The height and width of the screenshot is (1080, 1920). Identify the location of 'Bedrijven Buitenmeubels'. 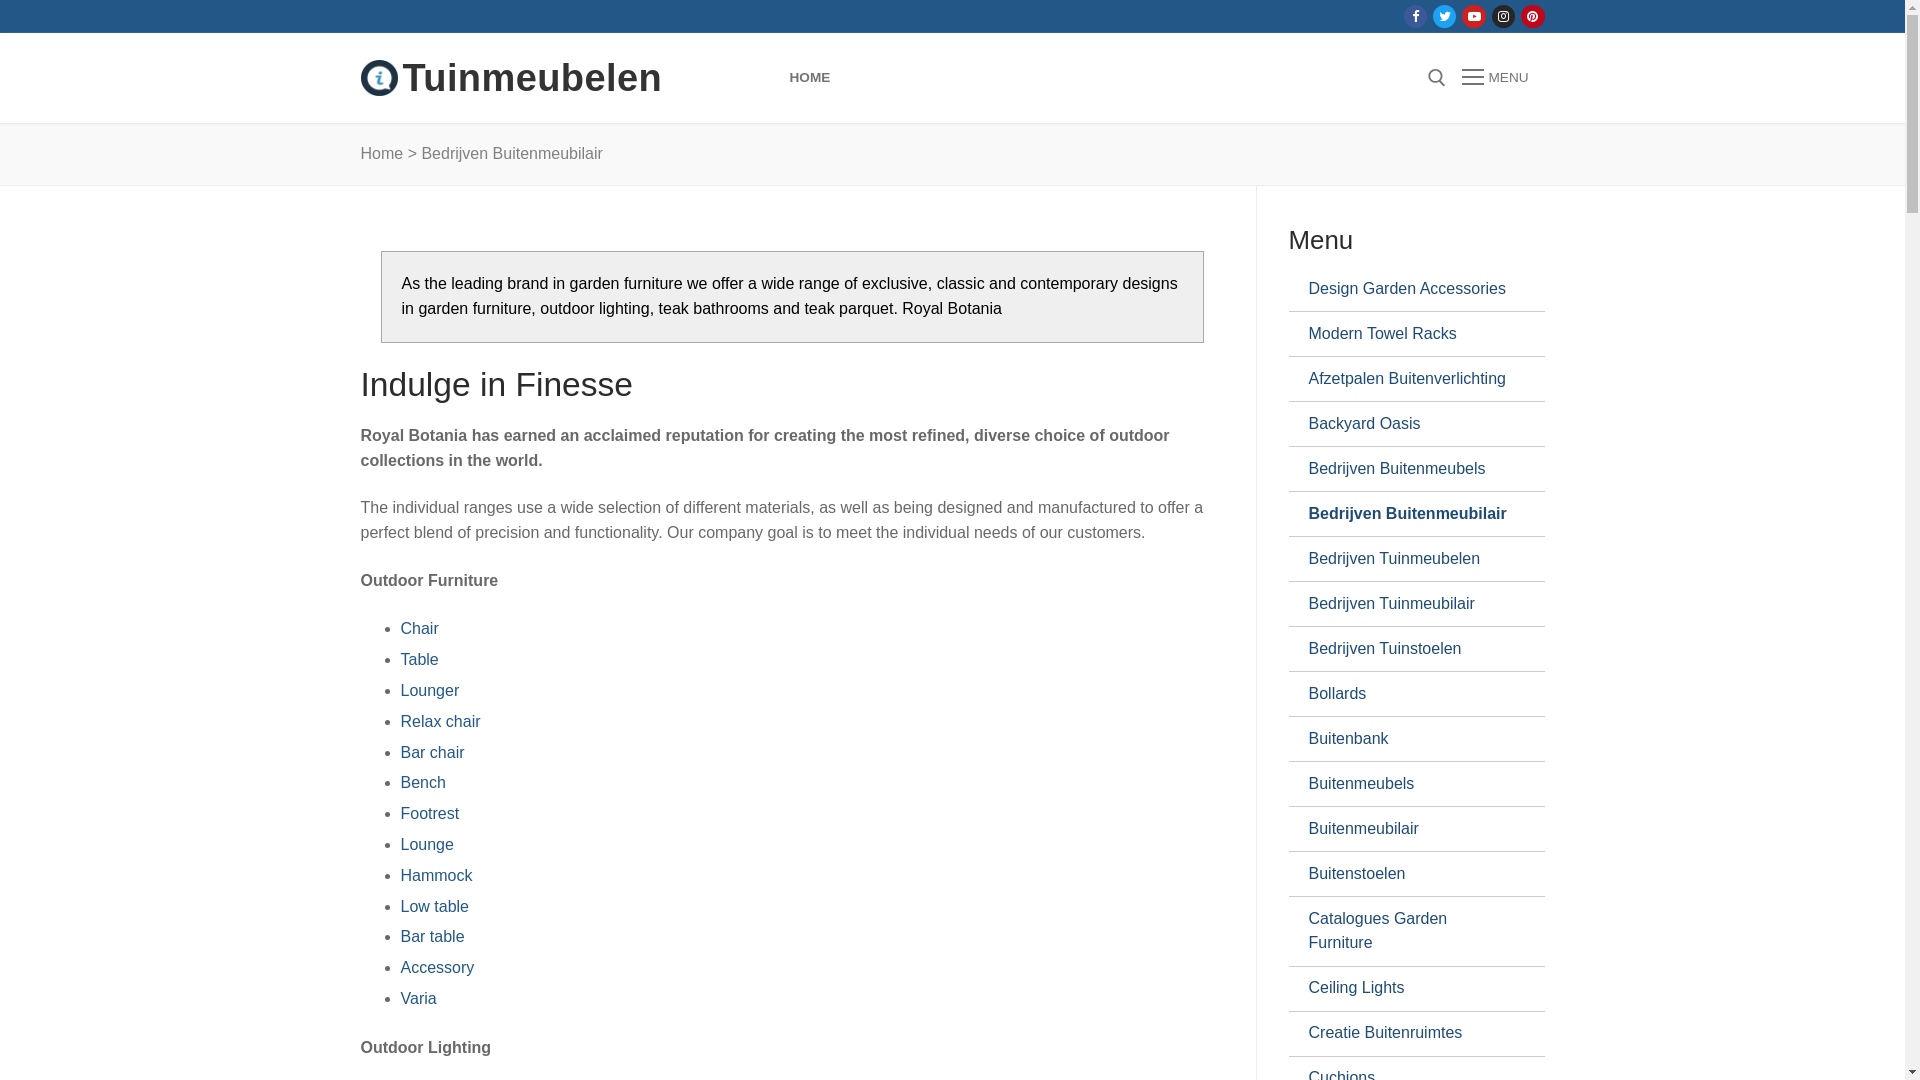
(1406, 469).